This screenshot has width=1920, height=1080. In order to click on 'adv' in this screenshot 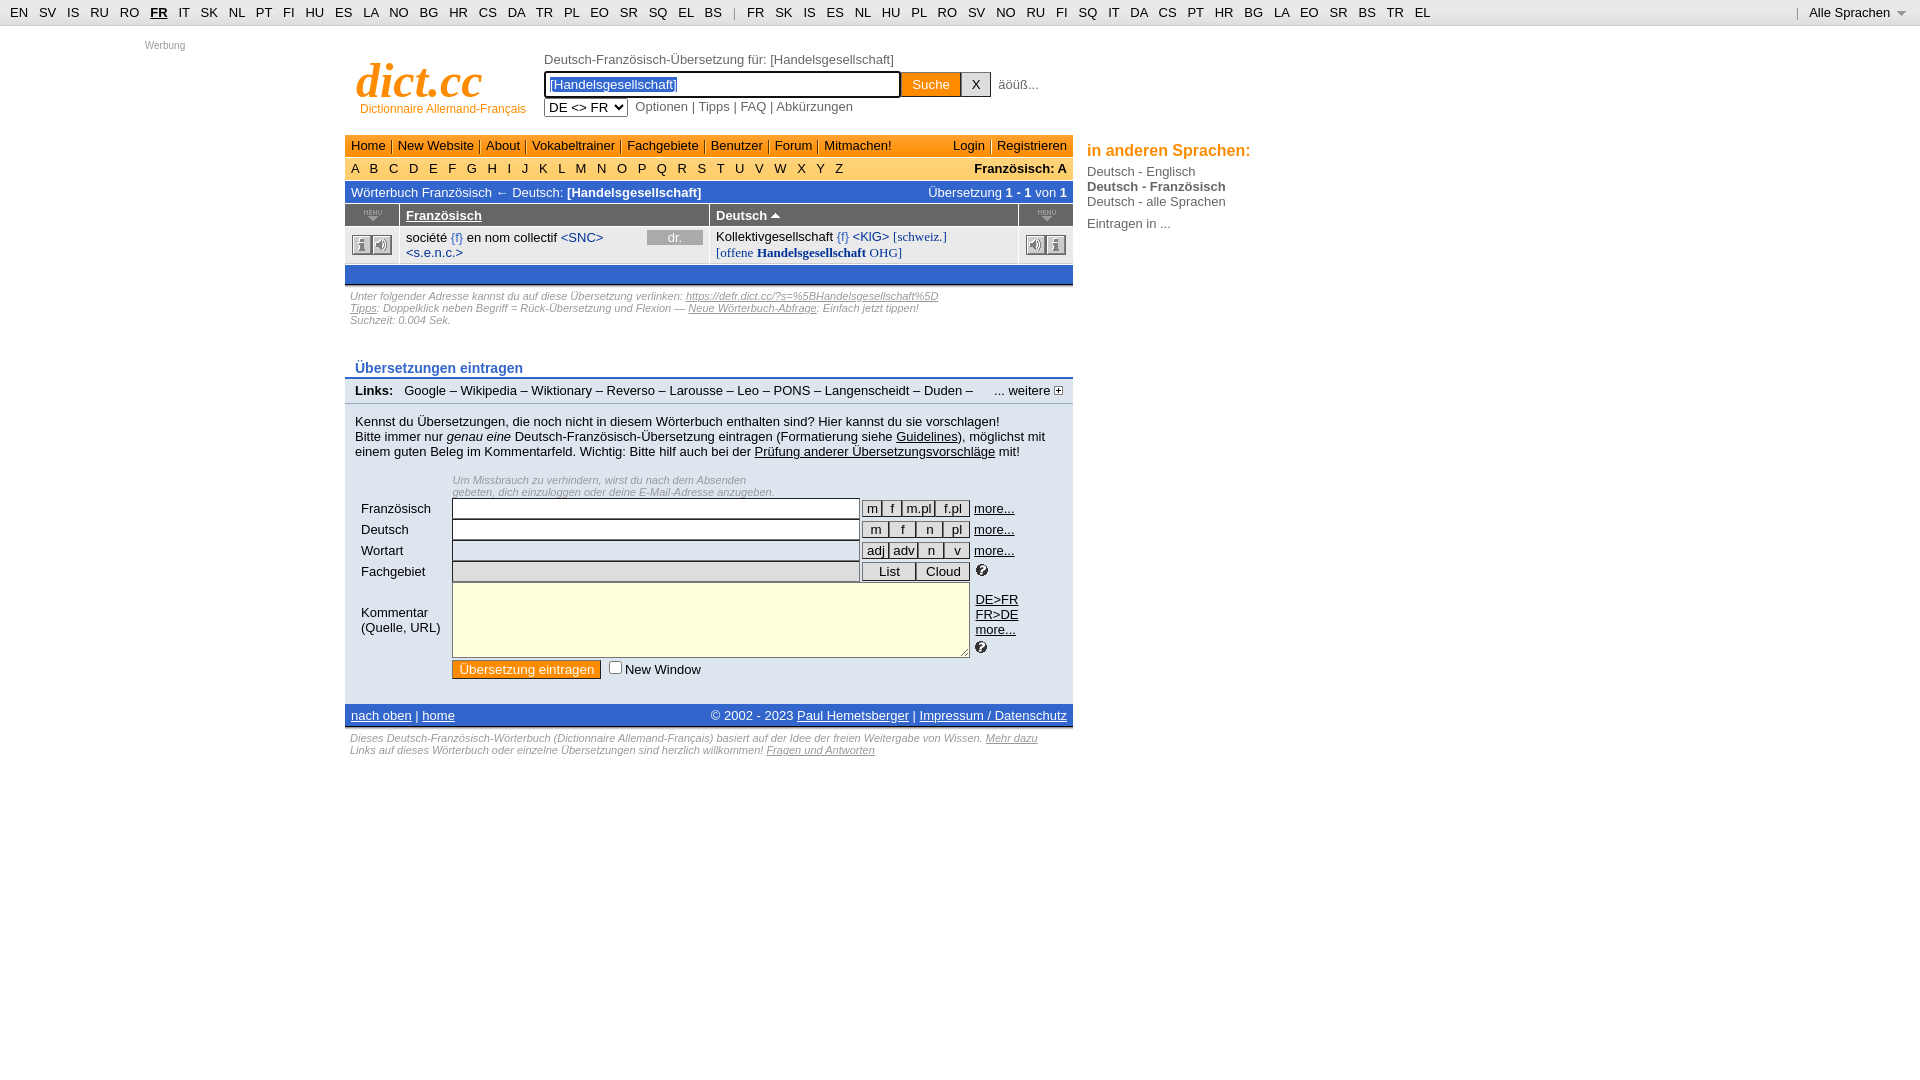, I will do `click(902, 550)`.